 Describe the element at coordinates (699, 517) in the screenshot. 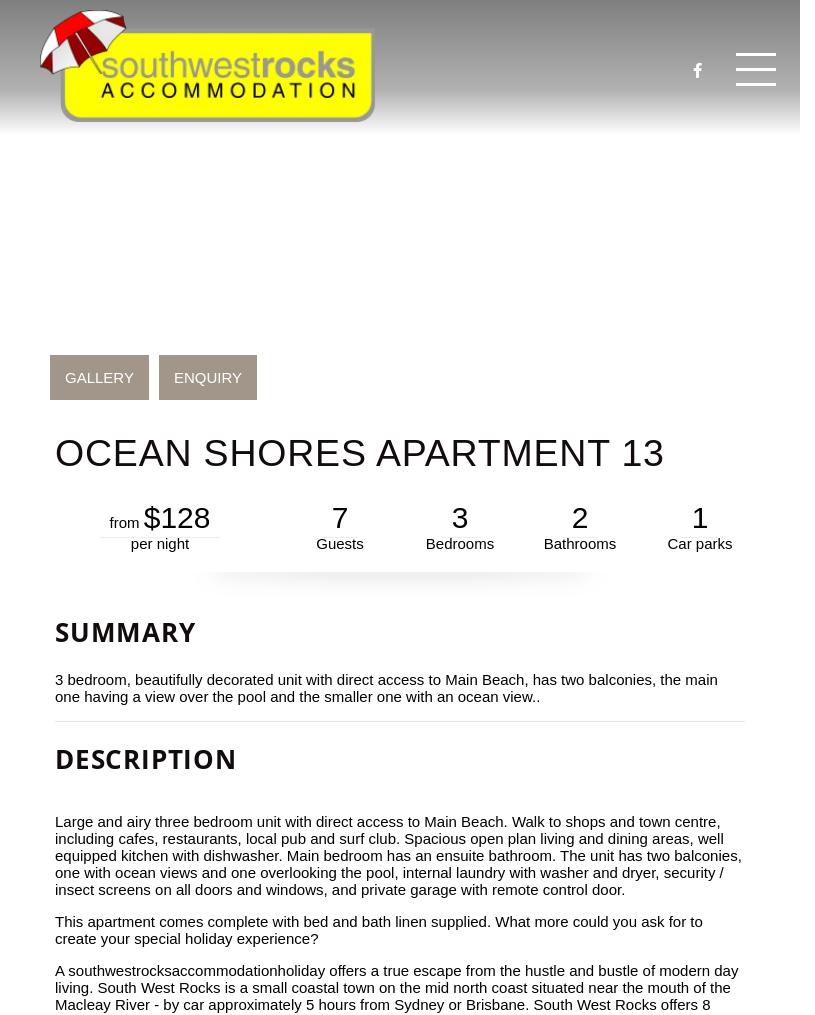

I see `'1'` at that location.